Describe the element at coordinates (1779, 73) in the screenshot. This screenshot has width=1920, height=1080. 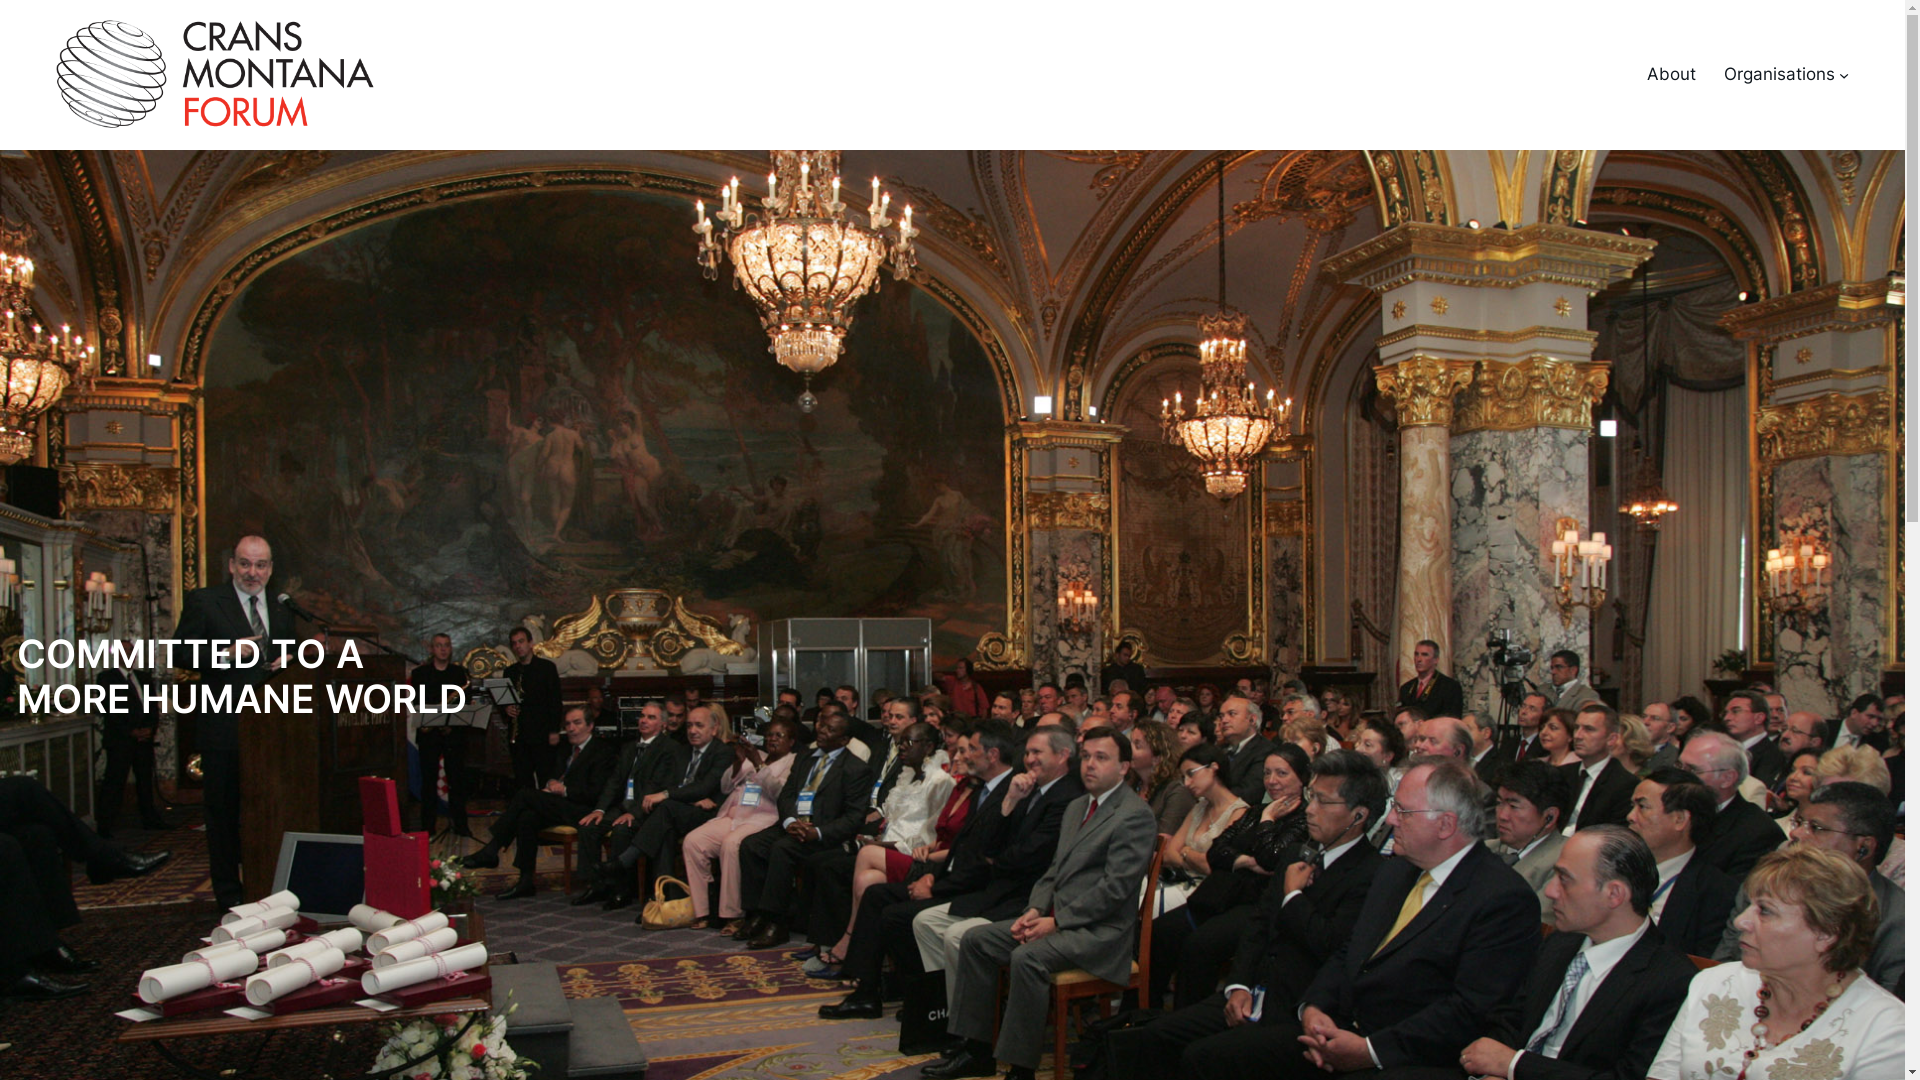
I see `'Organisations'` at that location.